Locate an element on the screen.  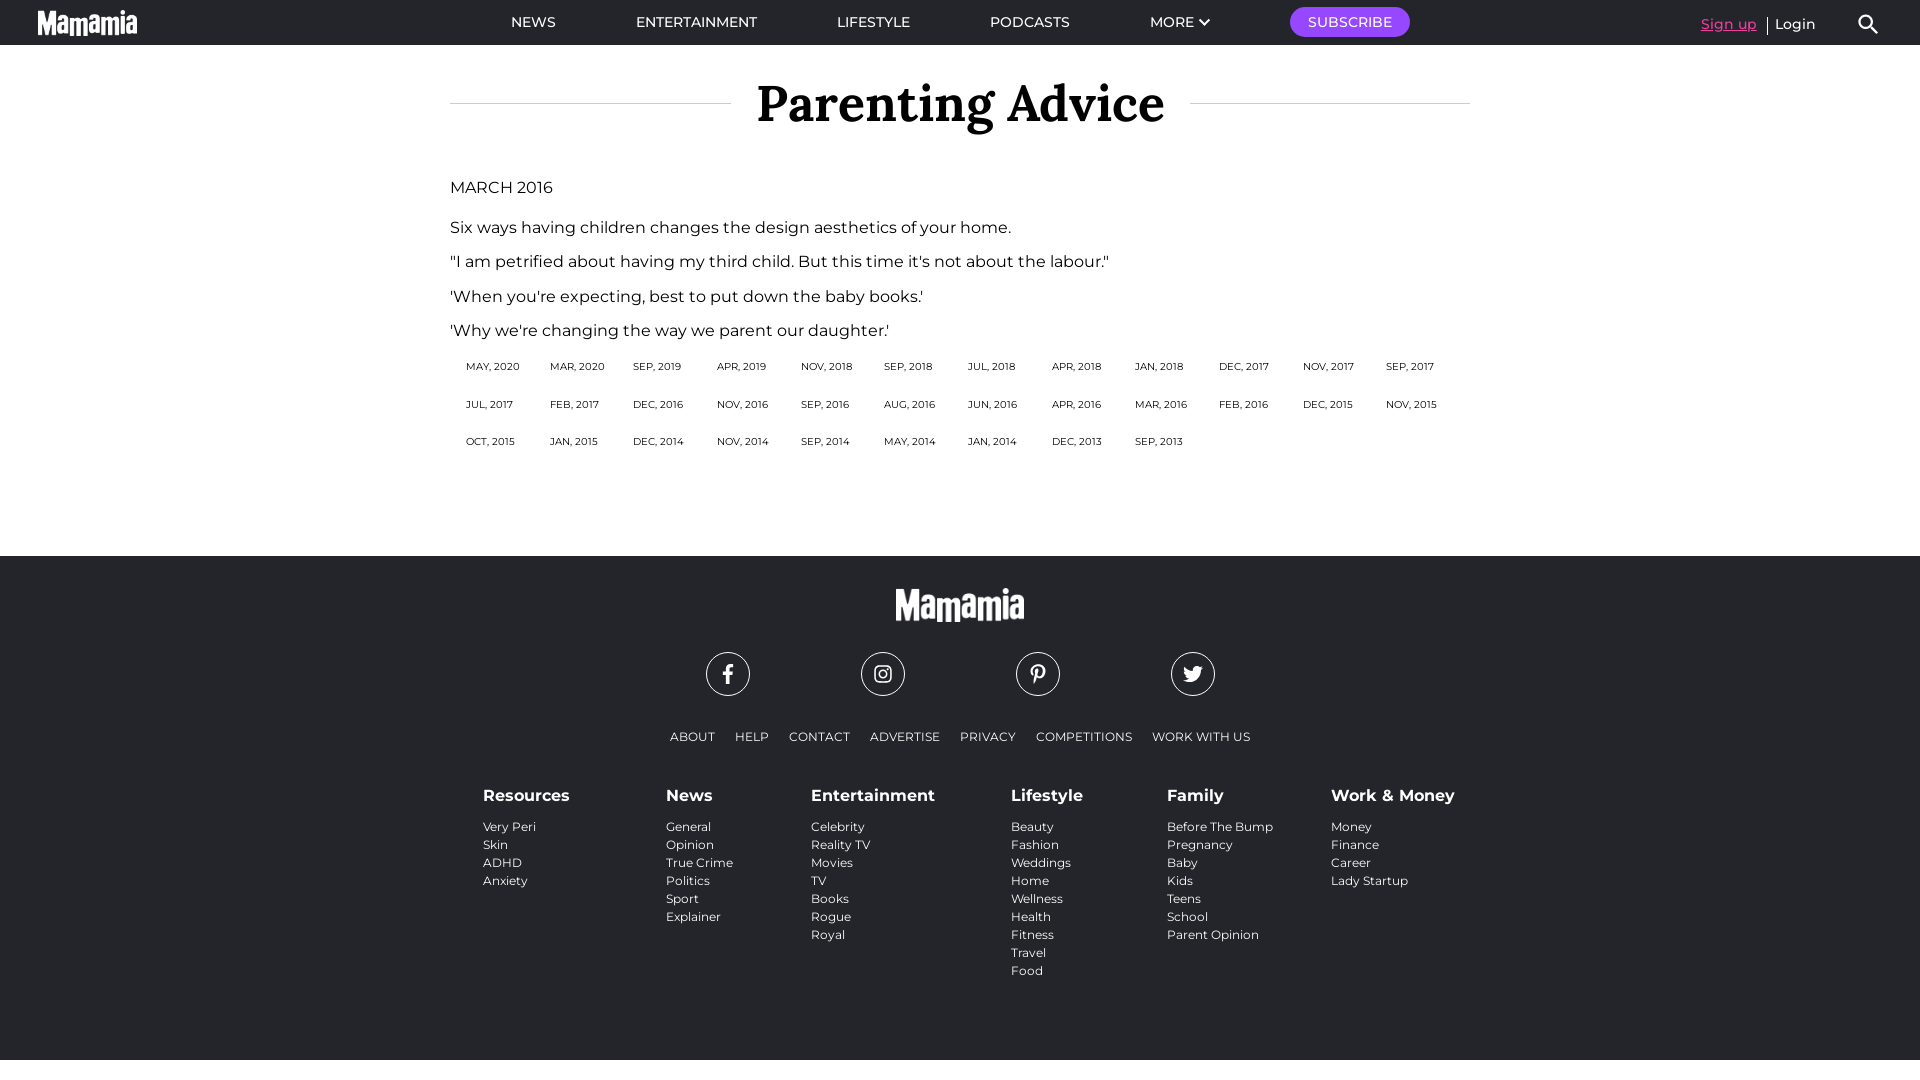
'MAY, 2020' is located at coordinates (493, 366).